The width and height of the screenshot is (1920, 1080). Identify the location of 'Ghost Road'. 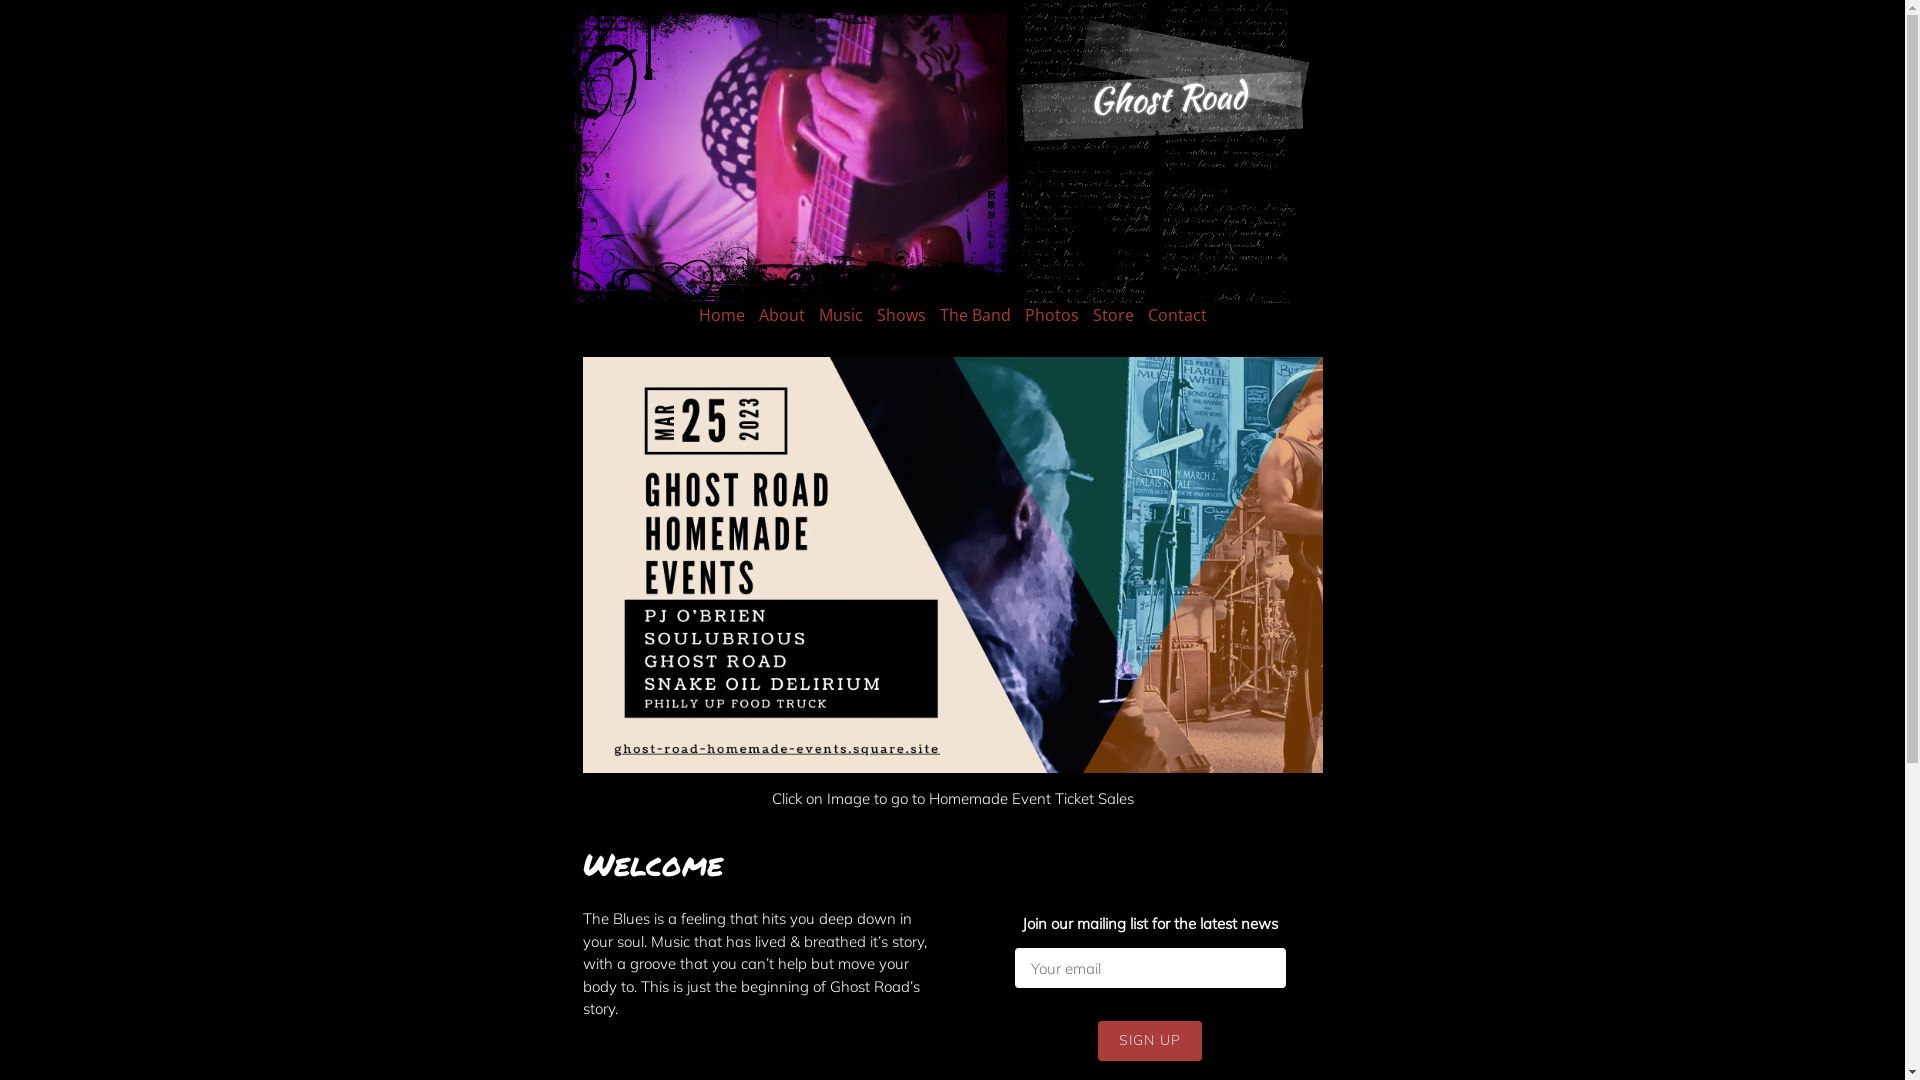
(1088, 98).